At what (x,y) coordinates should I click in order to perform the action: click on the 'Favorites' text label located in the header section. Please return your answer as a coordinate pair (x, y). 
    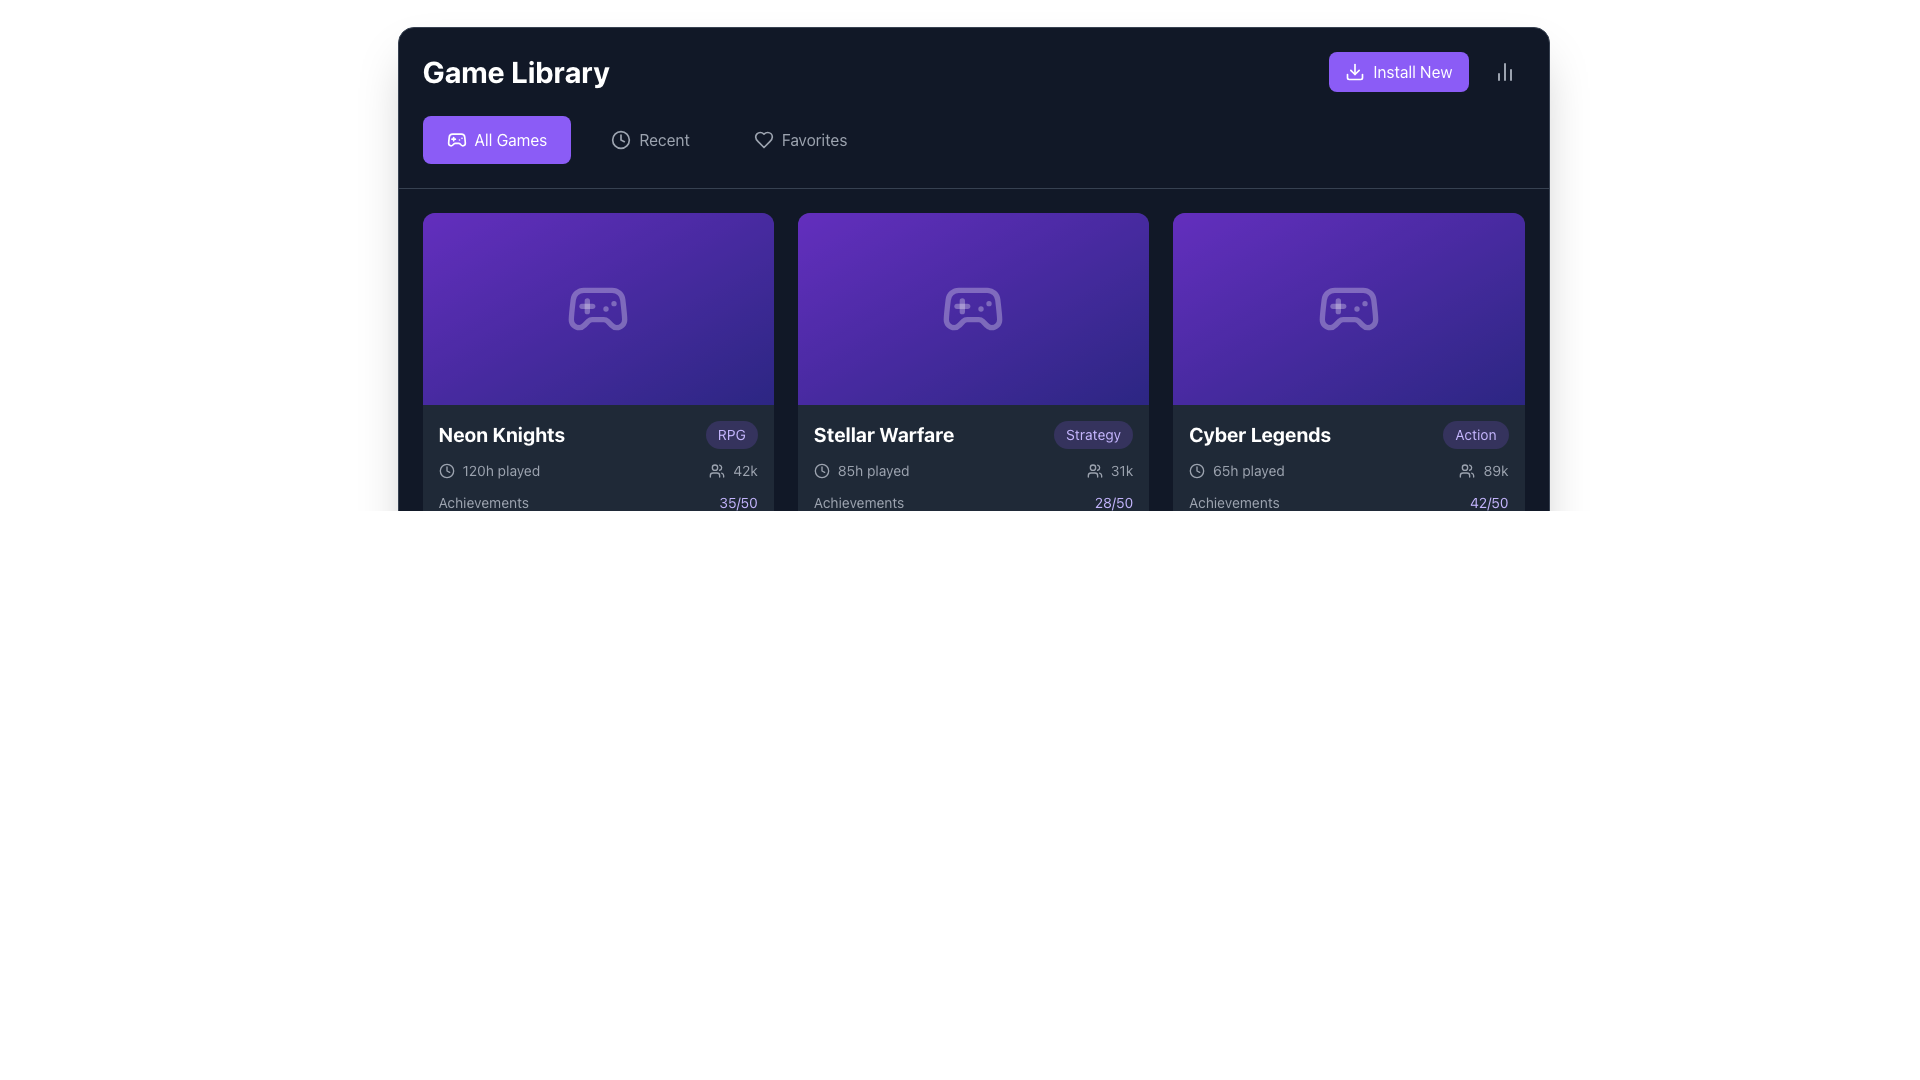
    Looking at the image, I should click on (814, 138).